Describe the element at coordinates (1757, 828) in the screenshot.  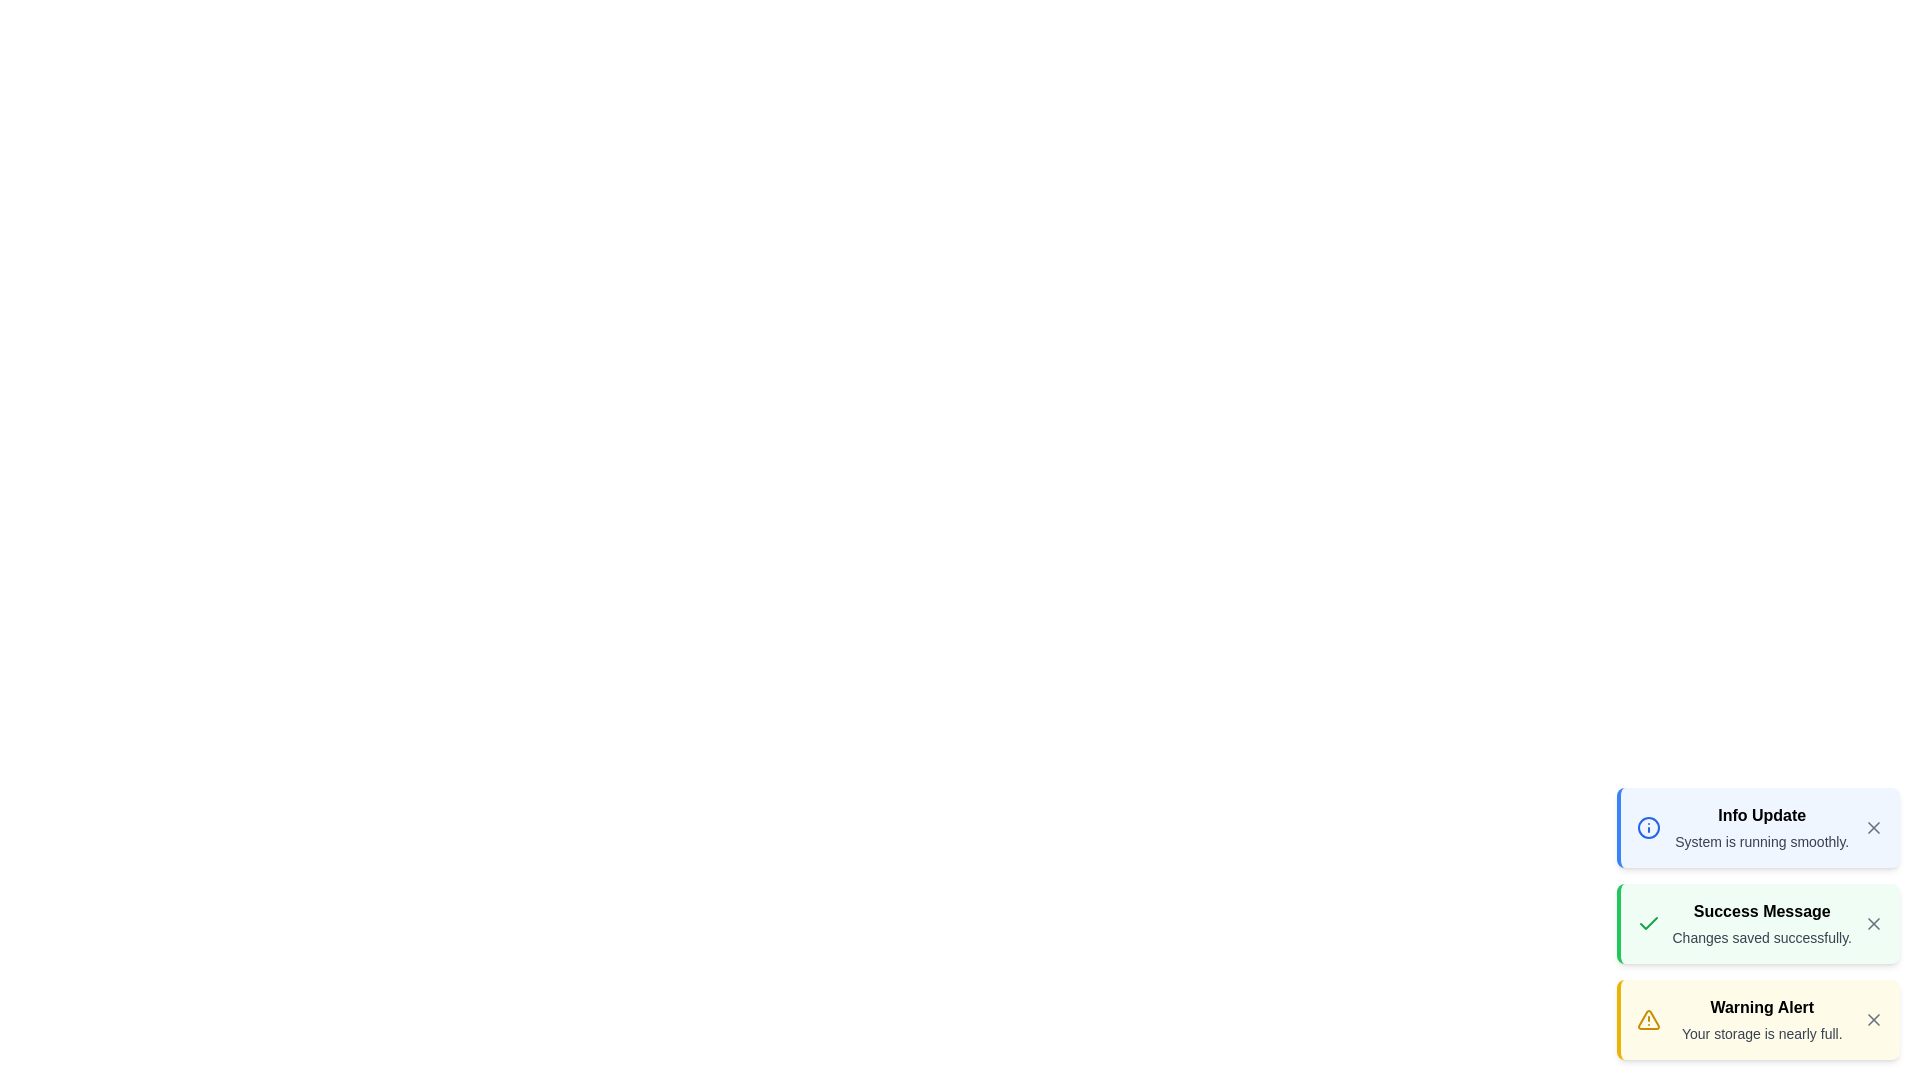
I see `the notification with the title Info Update to emphasize its icon and color` at that location.